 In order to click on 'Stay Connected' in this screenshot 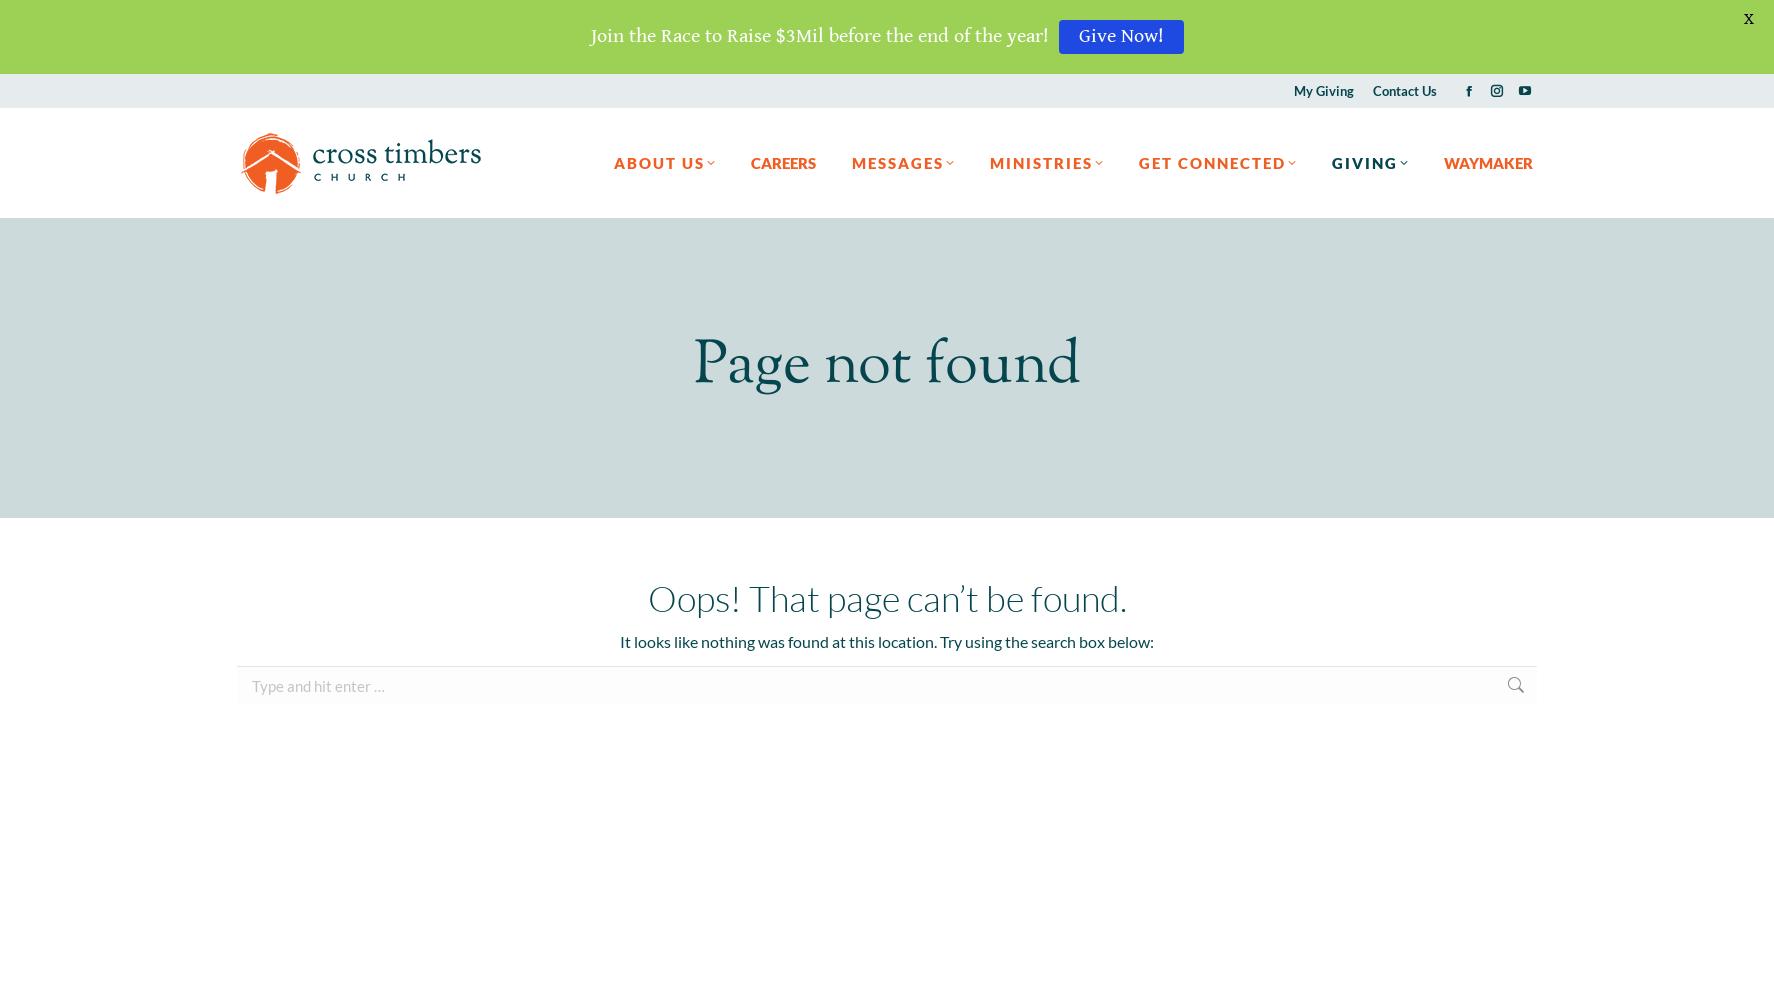, I will do `click(1194, 289)`.